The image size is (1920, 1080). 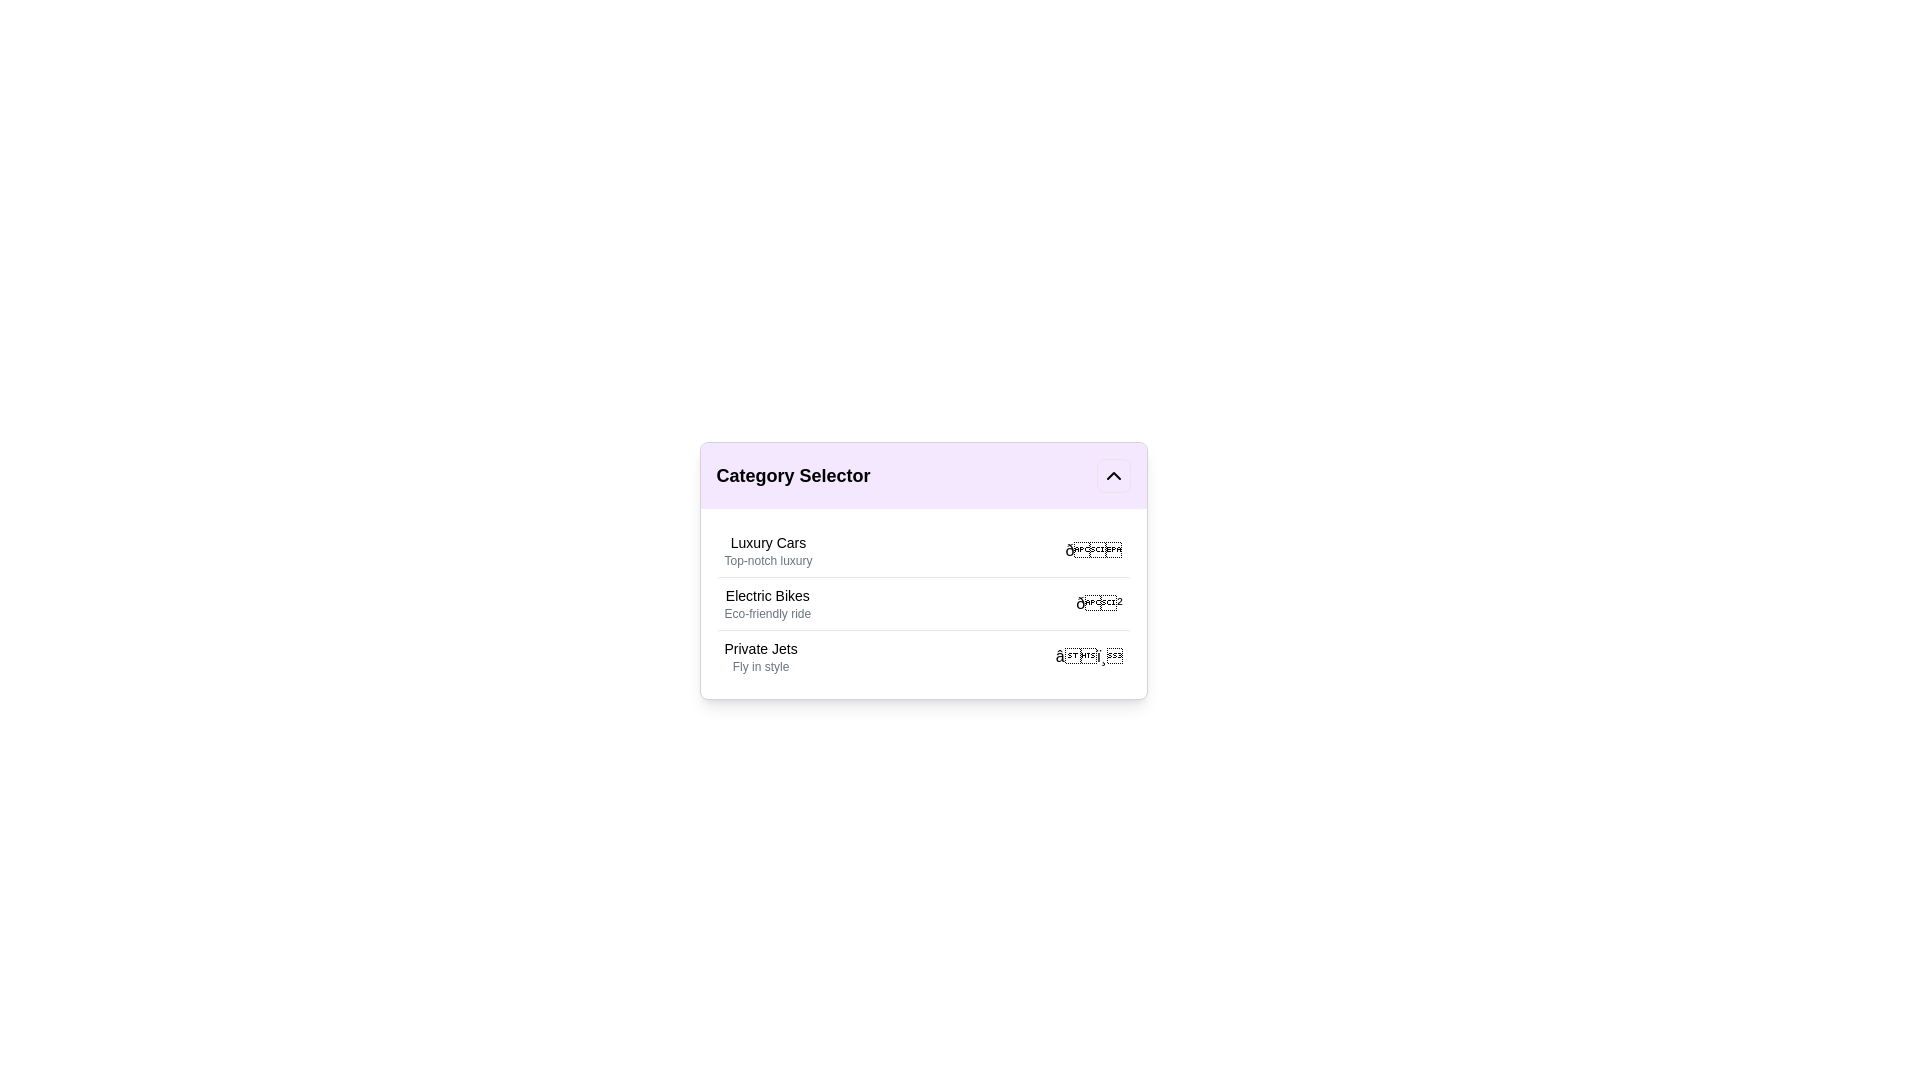 I want to click on the list item representing the category choice for Luxury Cars, which includes a brief description 'Top-notch luxury', so click(x=767, y=551).